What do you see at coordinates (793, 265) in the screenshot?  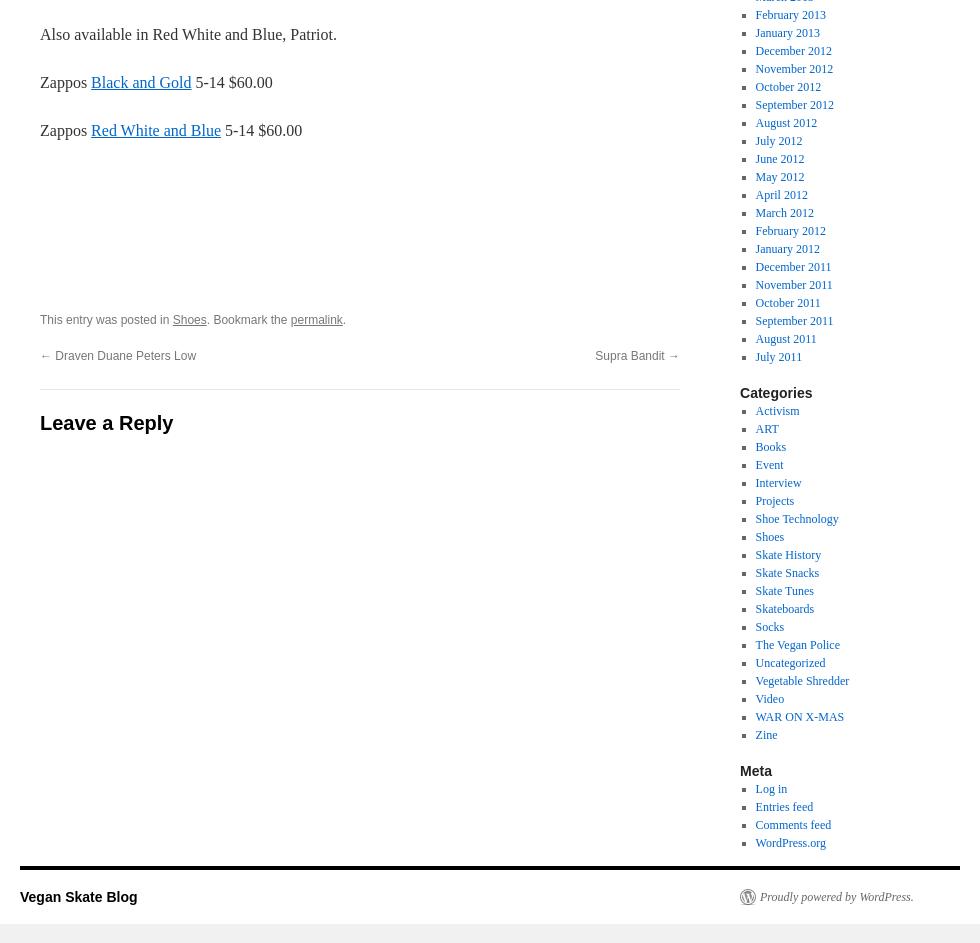 I see `'December 2011'` at bounding box center [793, 265].